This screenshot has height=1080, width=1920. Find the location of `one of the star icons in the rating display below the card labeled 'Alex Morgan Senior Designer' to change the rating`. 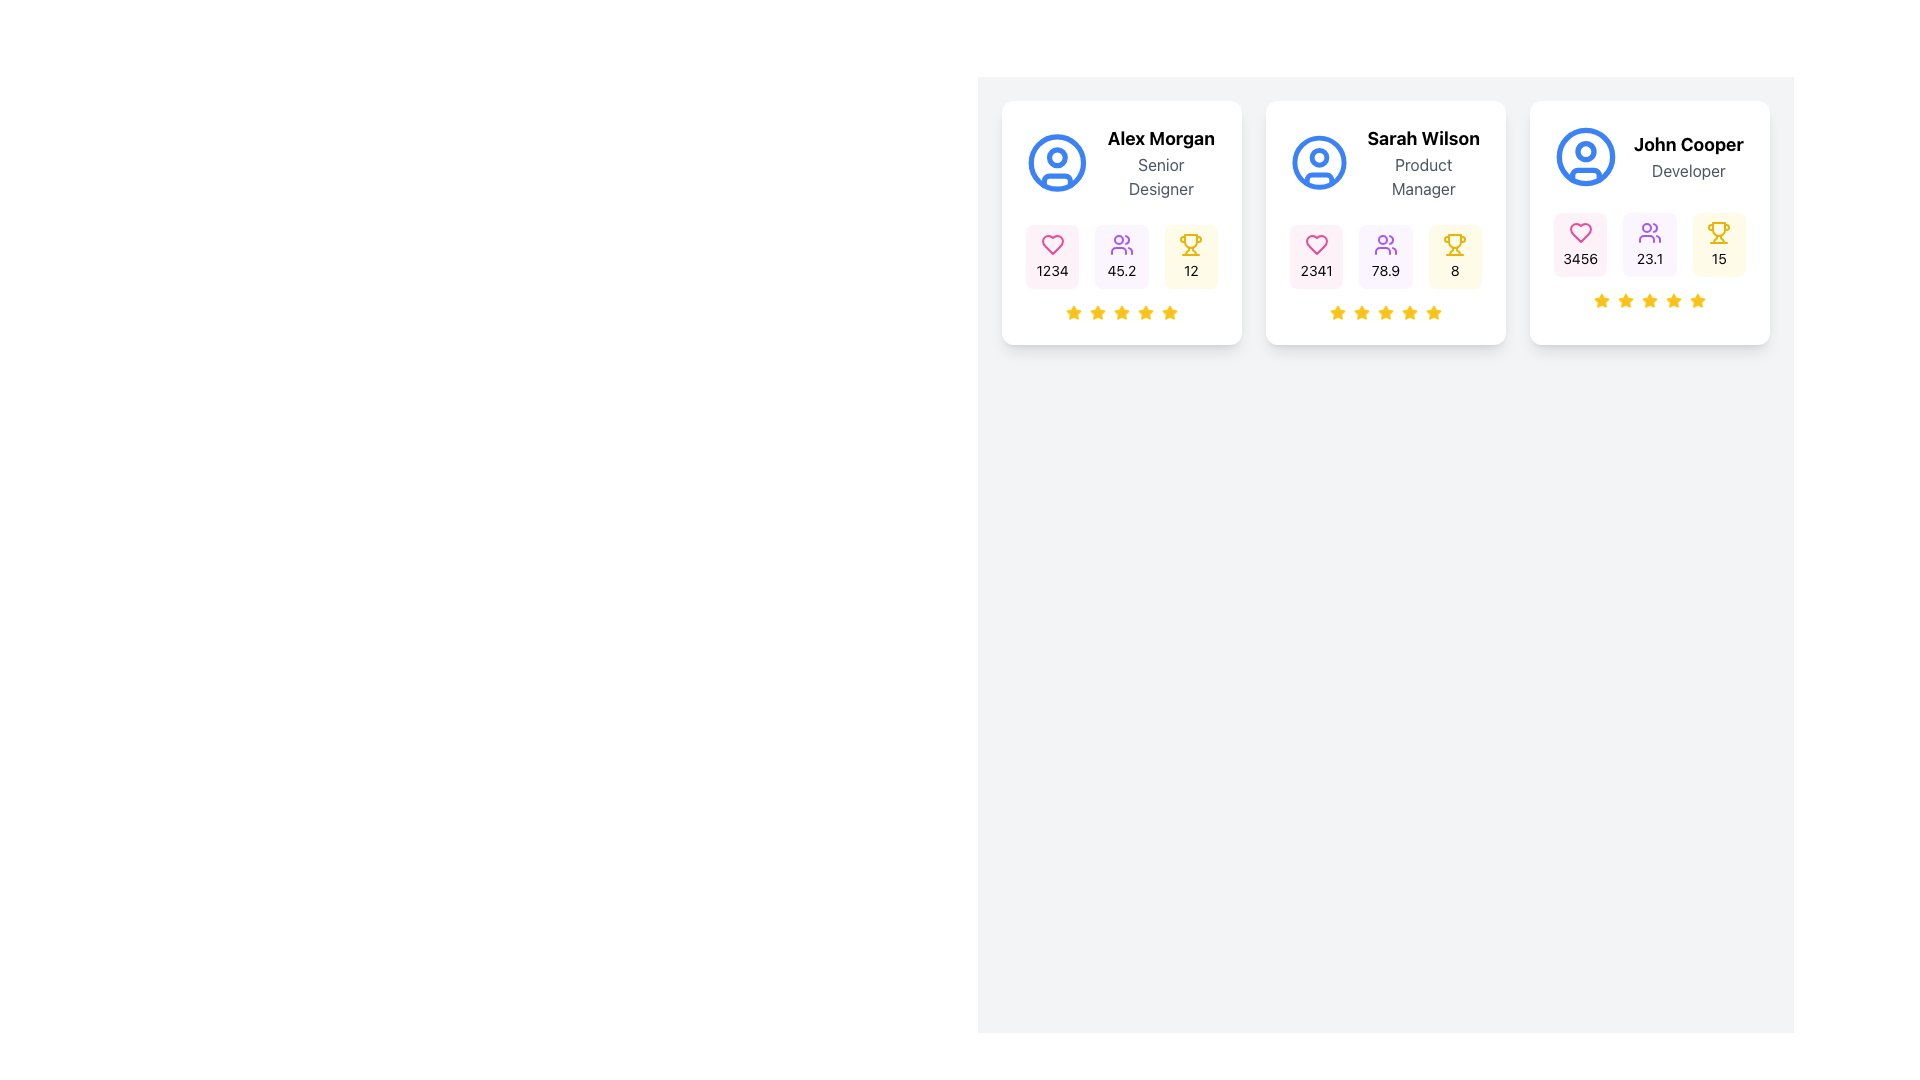

one of the star icons in the rating display below the card labeled 'Alex Morgan Senior Designer' to change the rating is located at coordinates (1122, 312).